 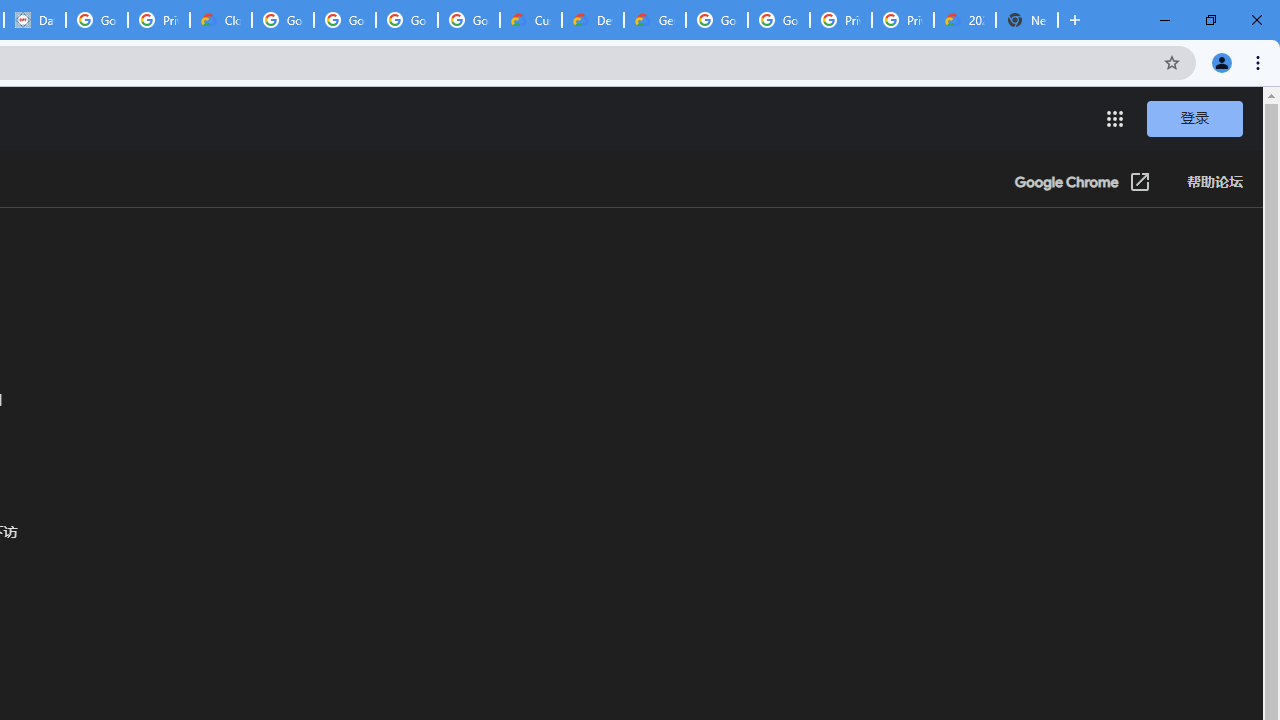 I want to click on 'Cloud Data Processing Addendum | Google Cloud', so click(x=220, y=20).